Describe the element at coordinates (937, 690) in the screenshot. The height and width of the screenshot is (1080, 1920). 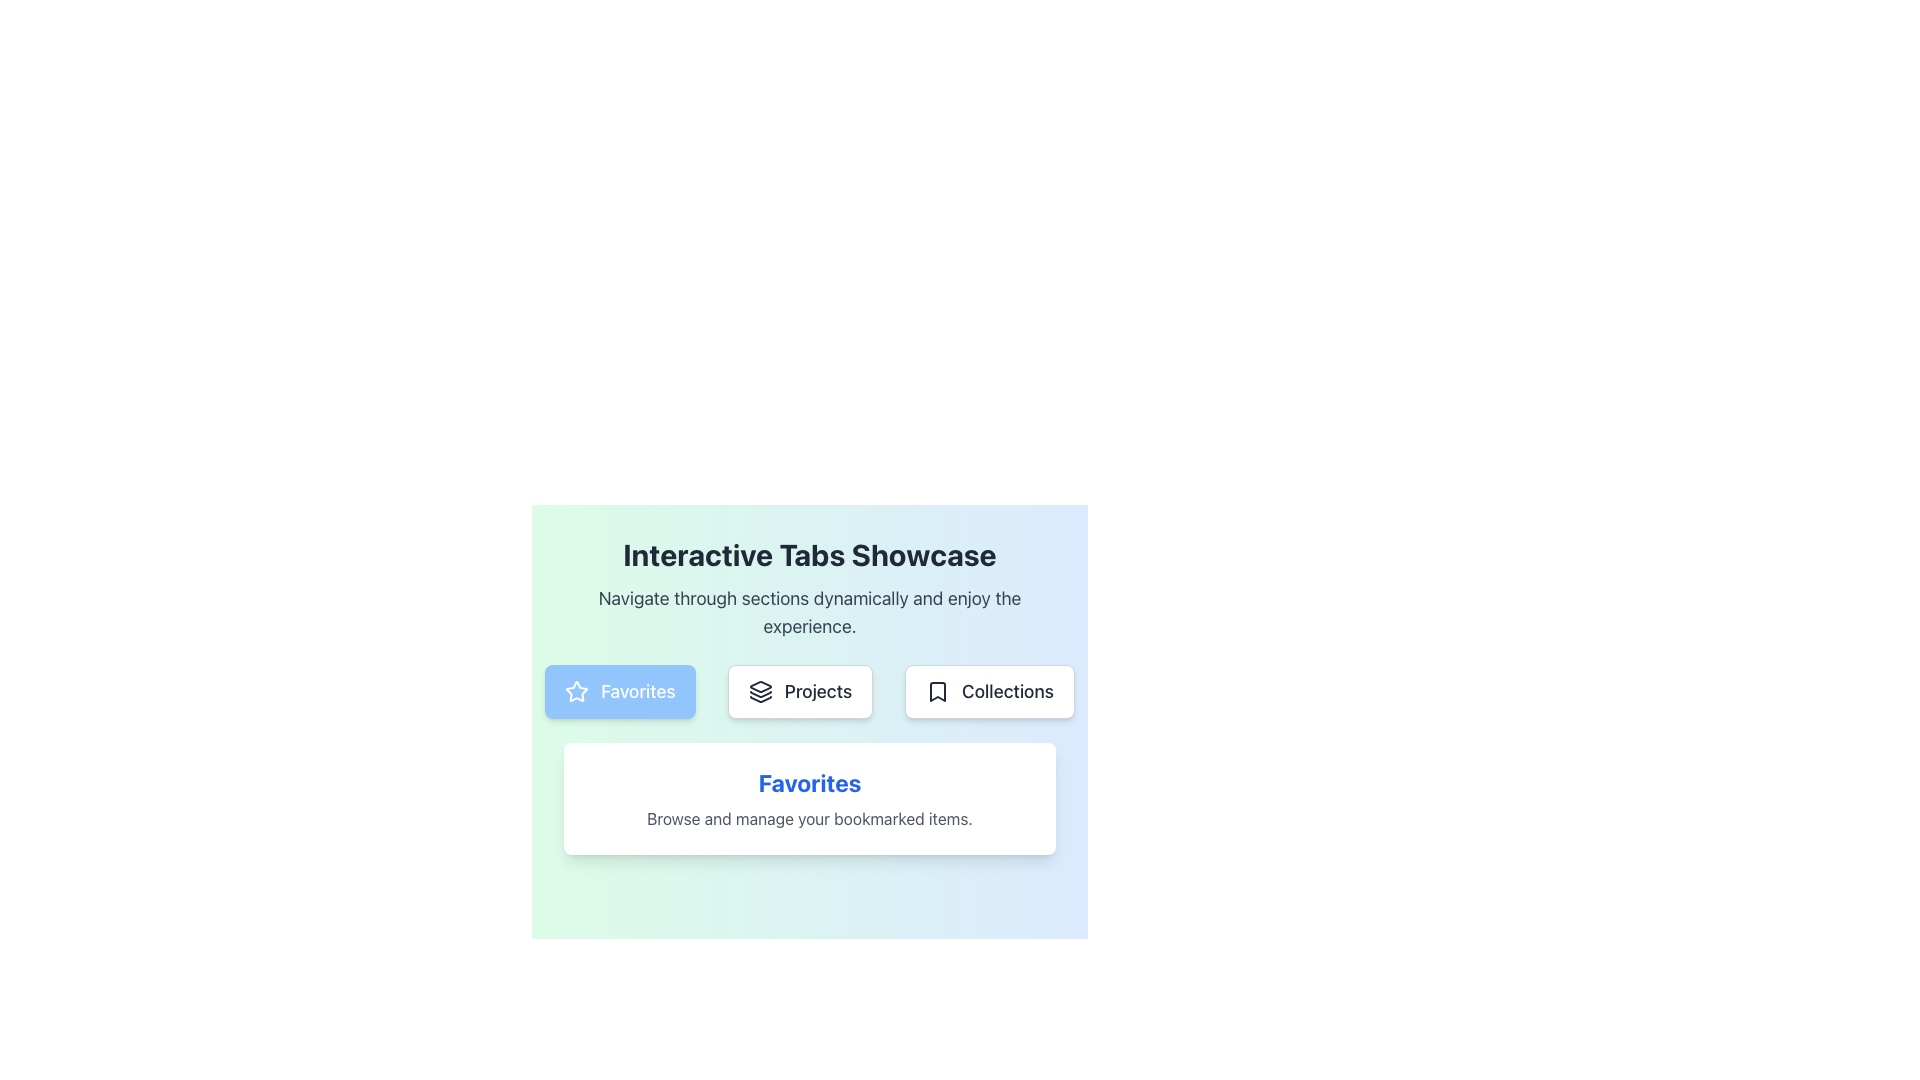
I see `the bookmark icon located within the 'Collections' button at the top-right of the interface, which is part of a row of three buttons: 'Favorites', 'Projects', and 'Collections'` at that location.